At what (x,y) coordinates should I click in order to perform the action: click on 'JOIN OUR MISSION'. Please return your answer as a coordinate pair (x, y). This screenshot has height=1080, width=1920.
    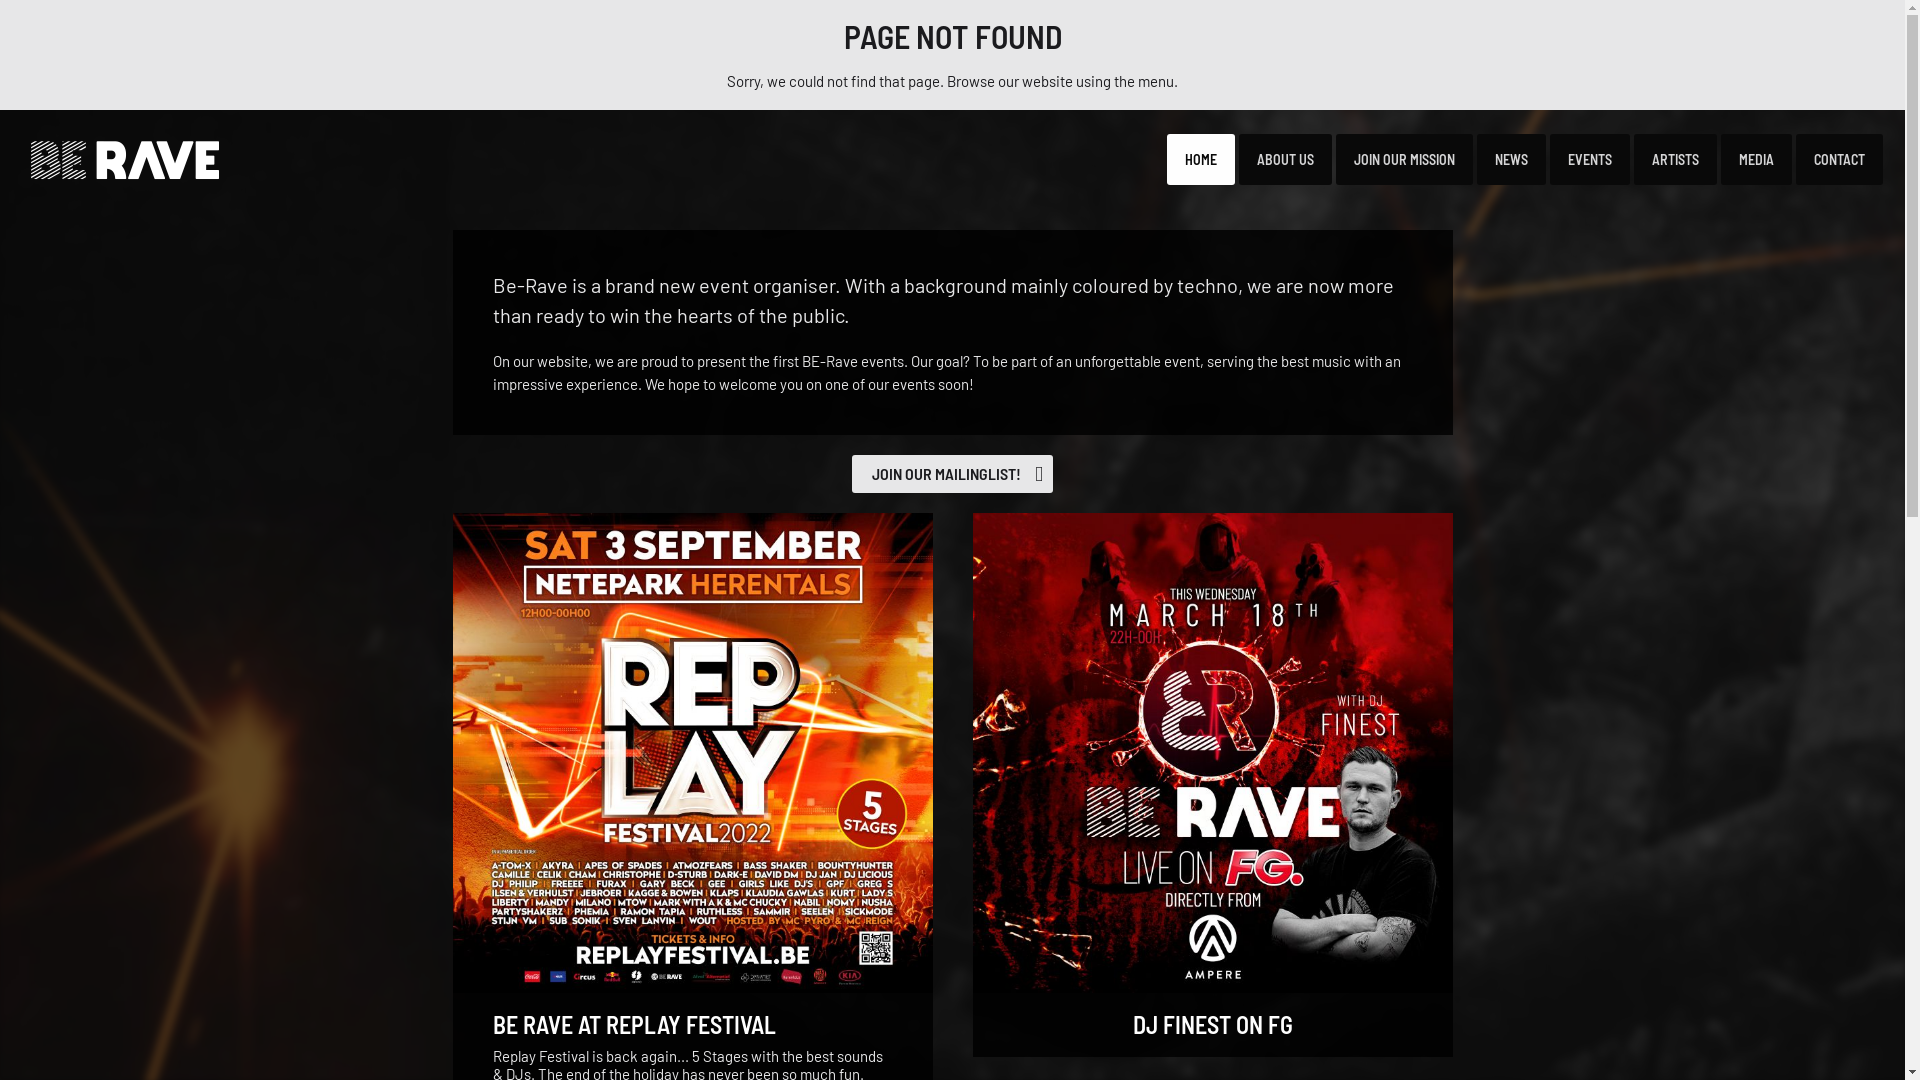
    Looking at the image, I should click on (1403, 158).